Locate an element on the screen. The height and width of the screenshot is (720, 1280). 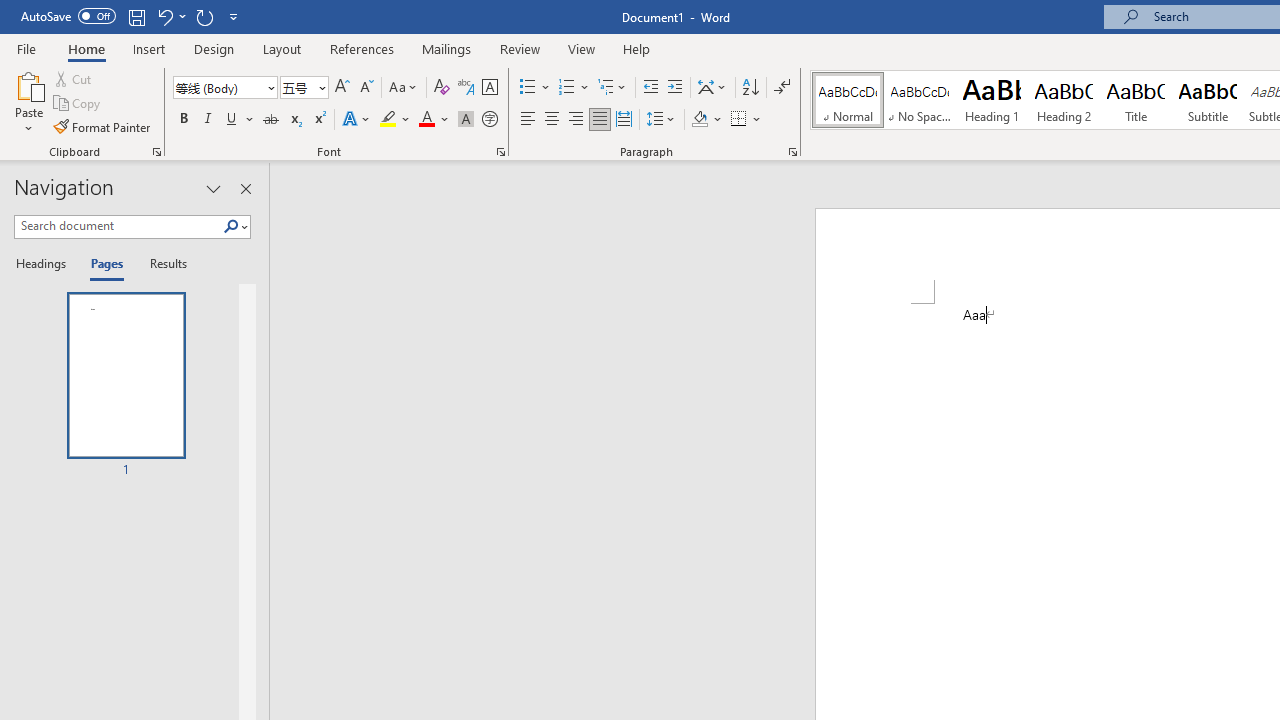
'Text Highlight Color Yellow' is located at coordinates (388, 119).